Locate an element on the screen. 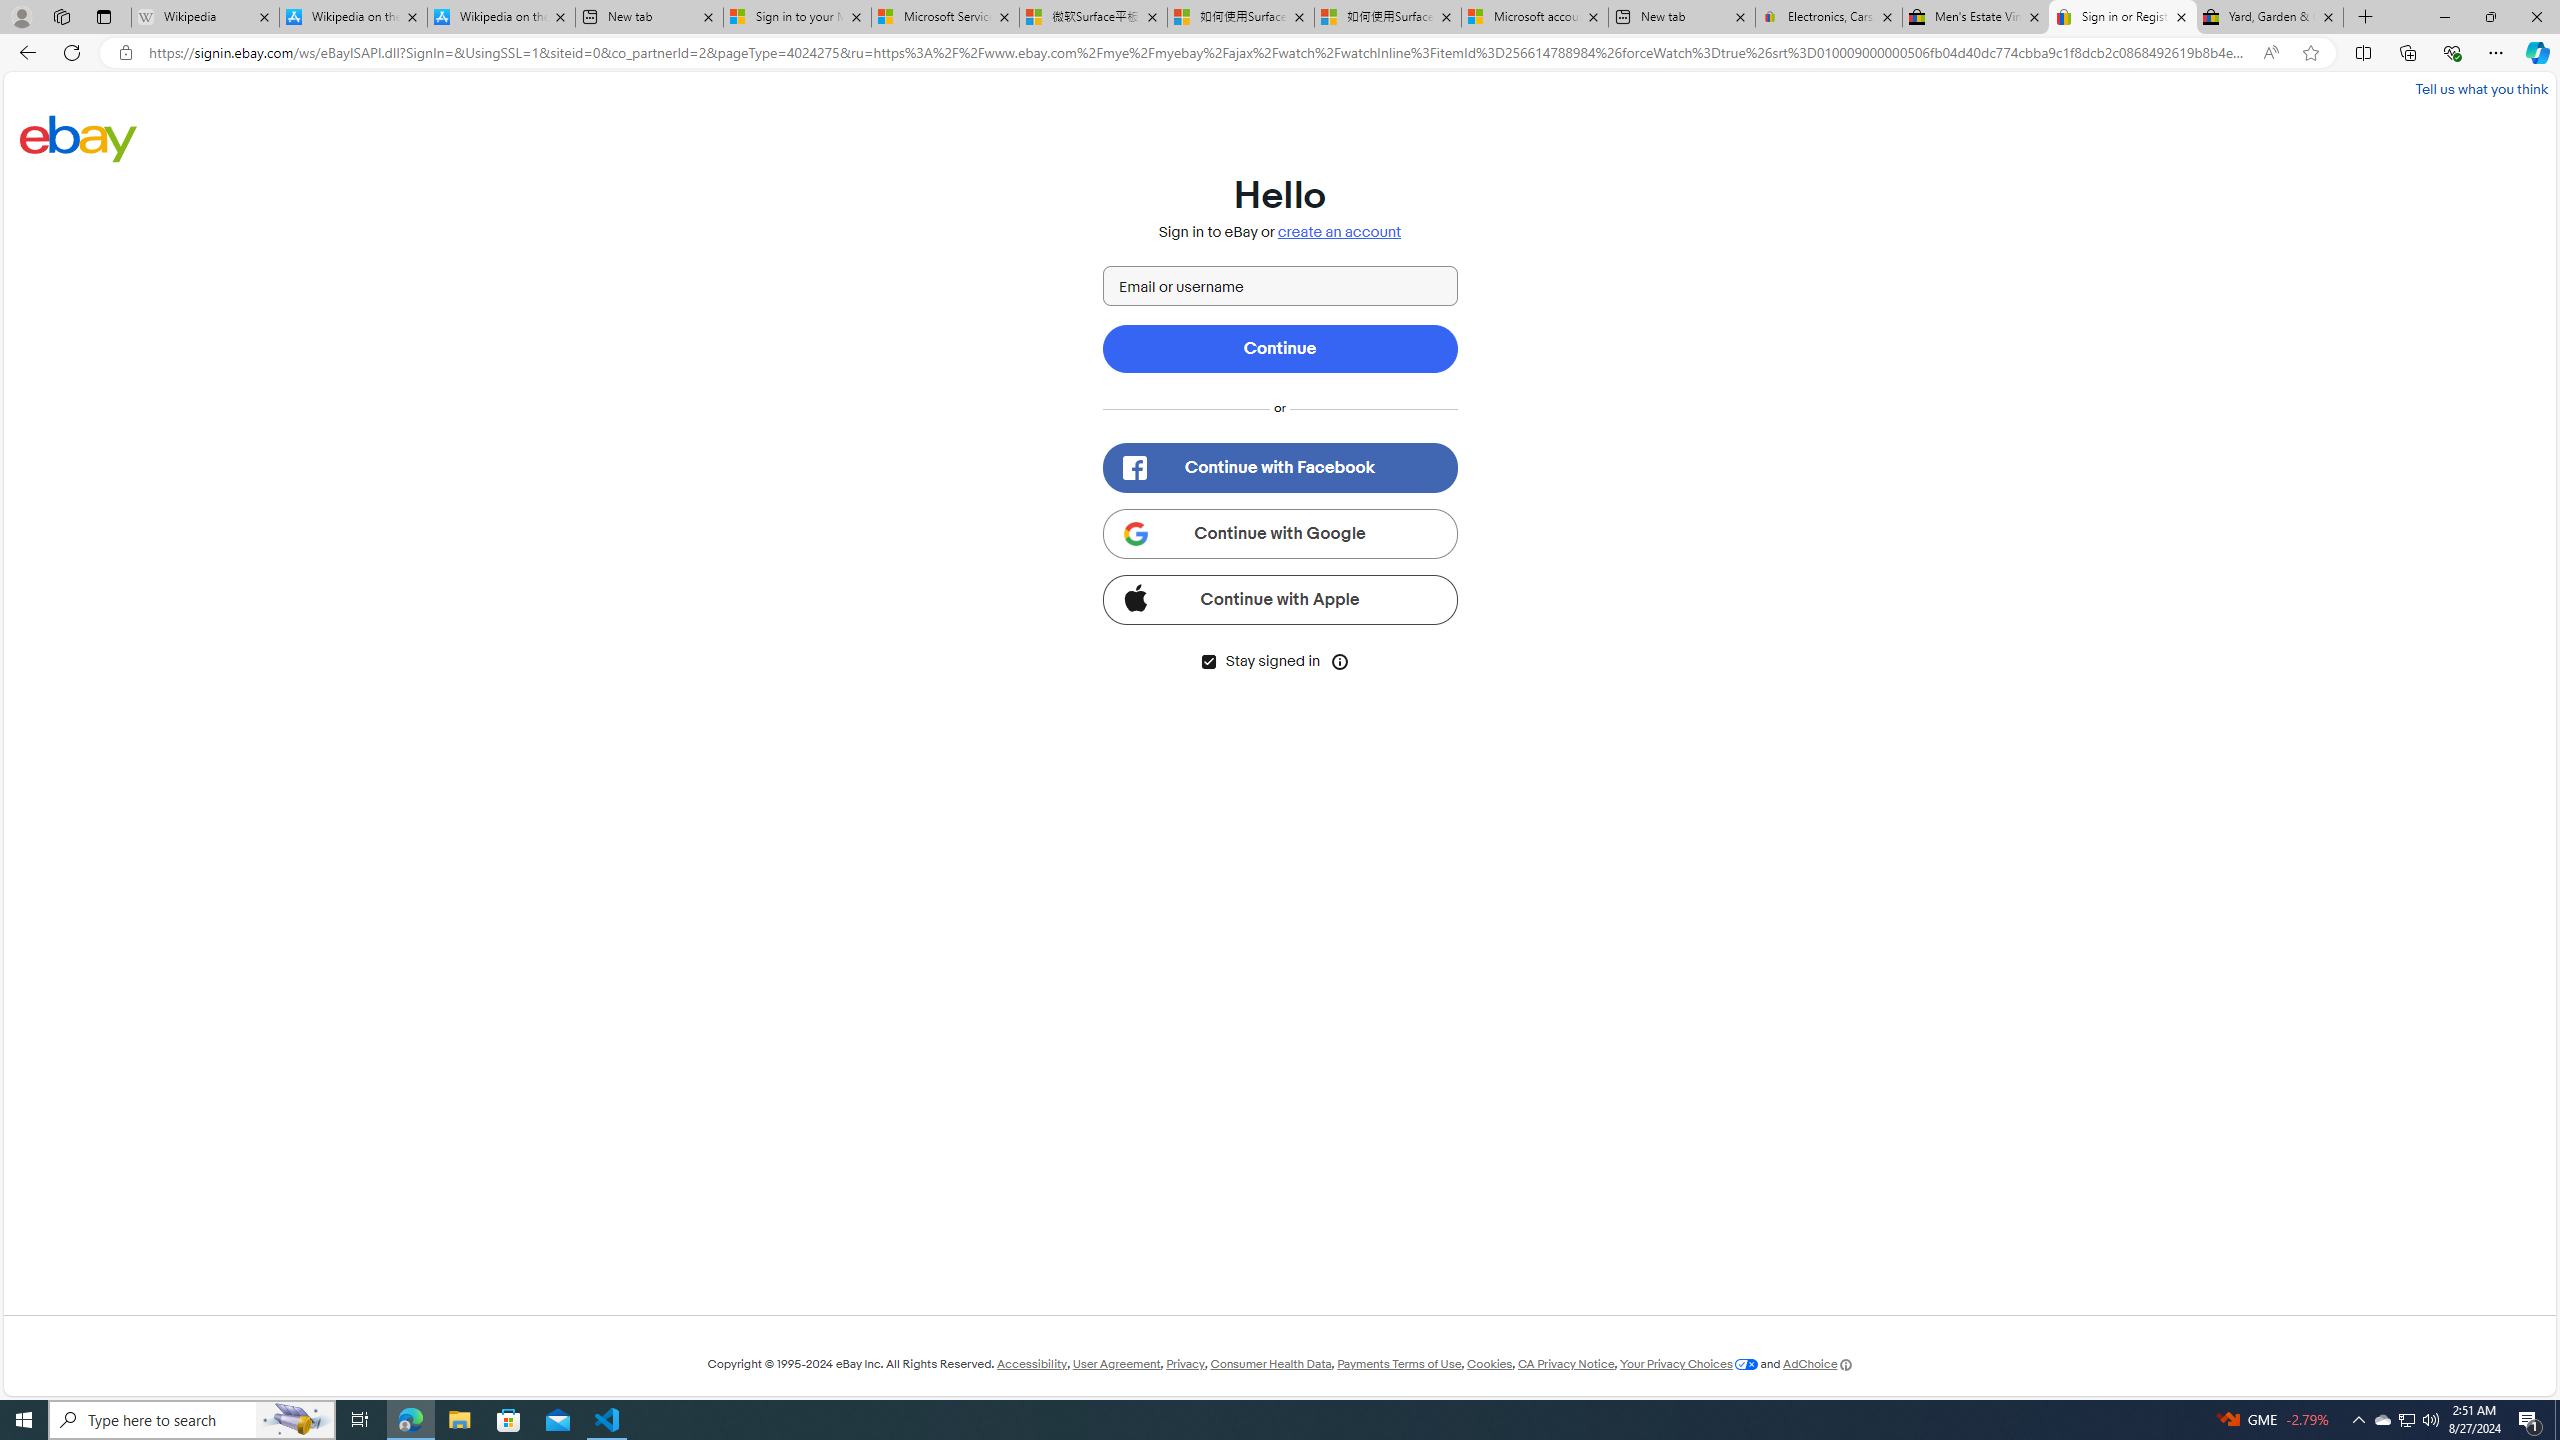 This screenshot has width=2560, height=1440. 'AdChoice' is located at coordinates (1817, 1363).